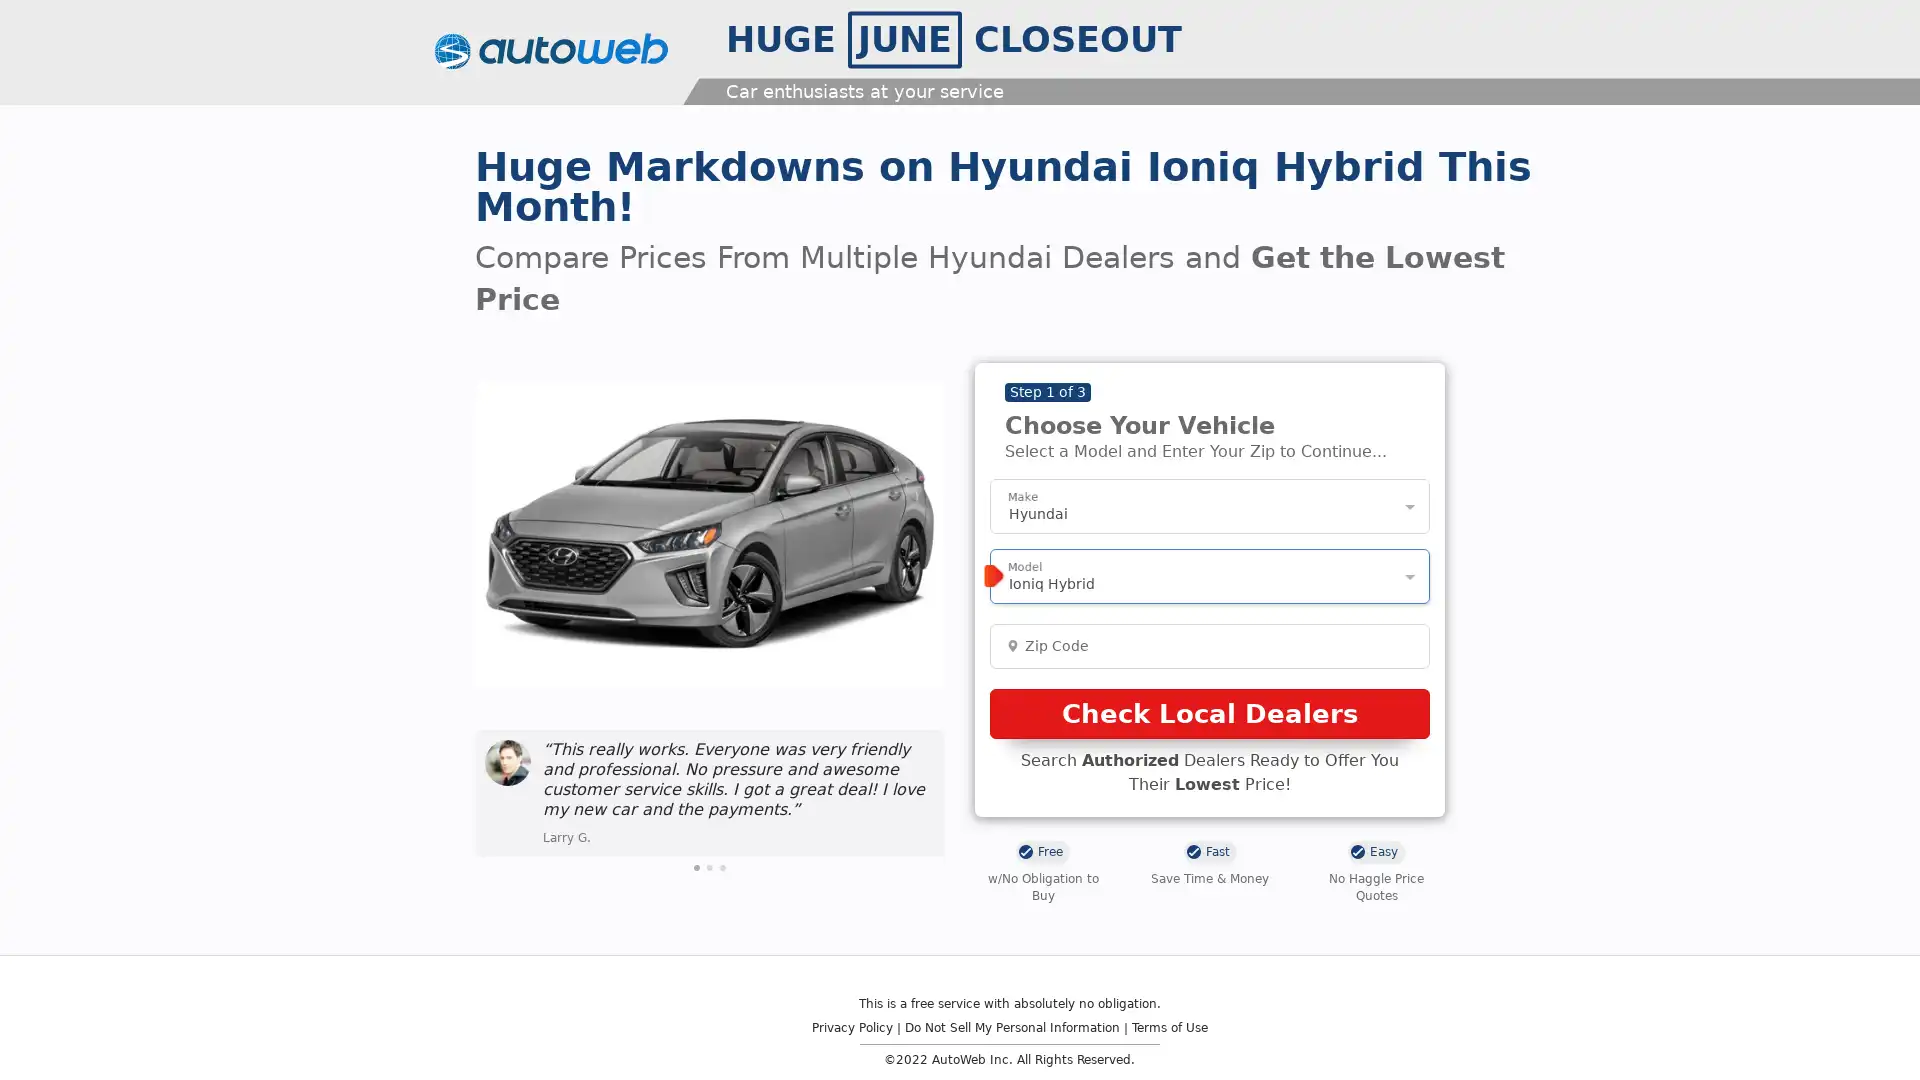  What do you see at coordinates (710, 866) in the screenshot?
I see `Carousel Page 2` at bounding box center [710, 866].